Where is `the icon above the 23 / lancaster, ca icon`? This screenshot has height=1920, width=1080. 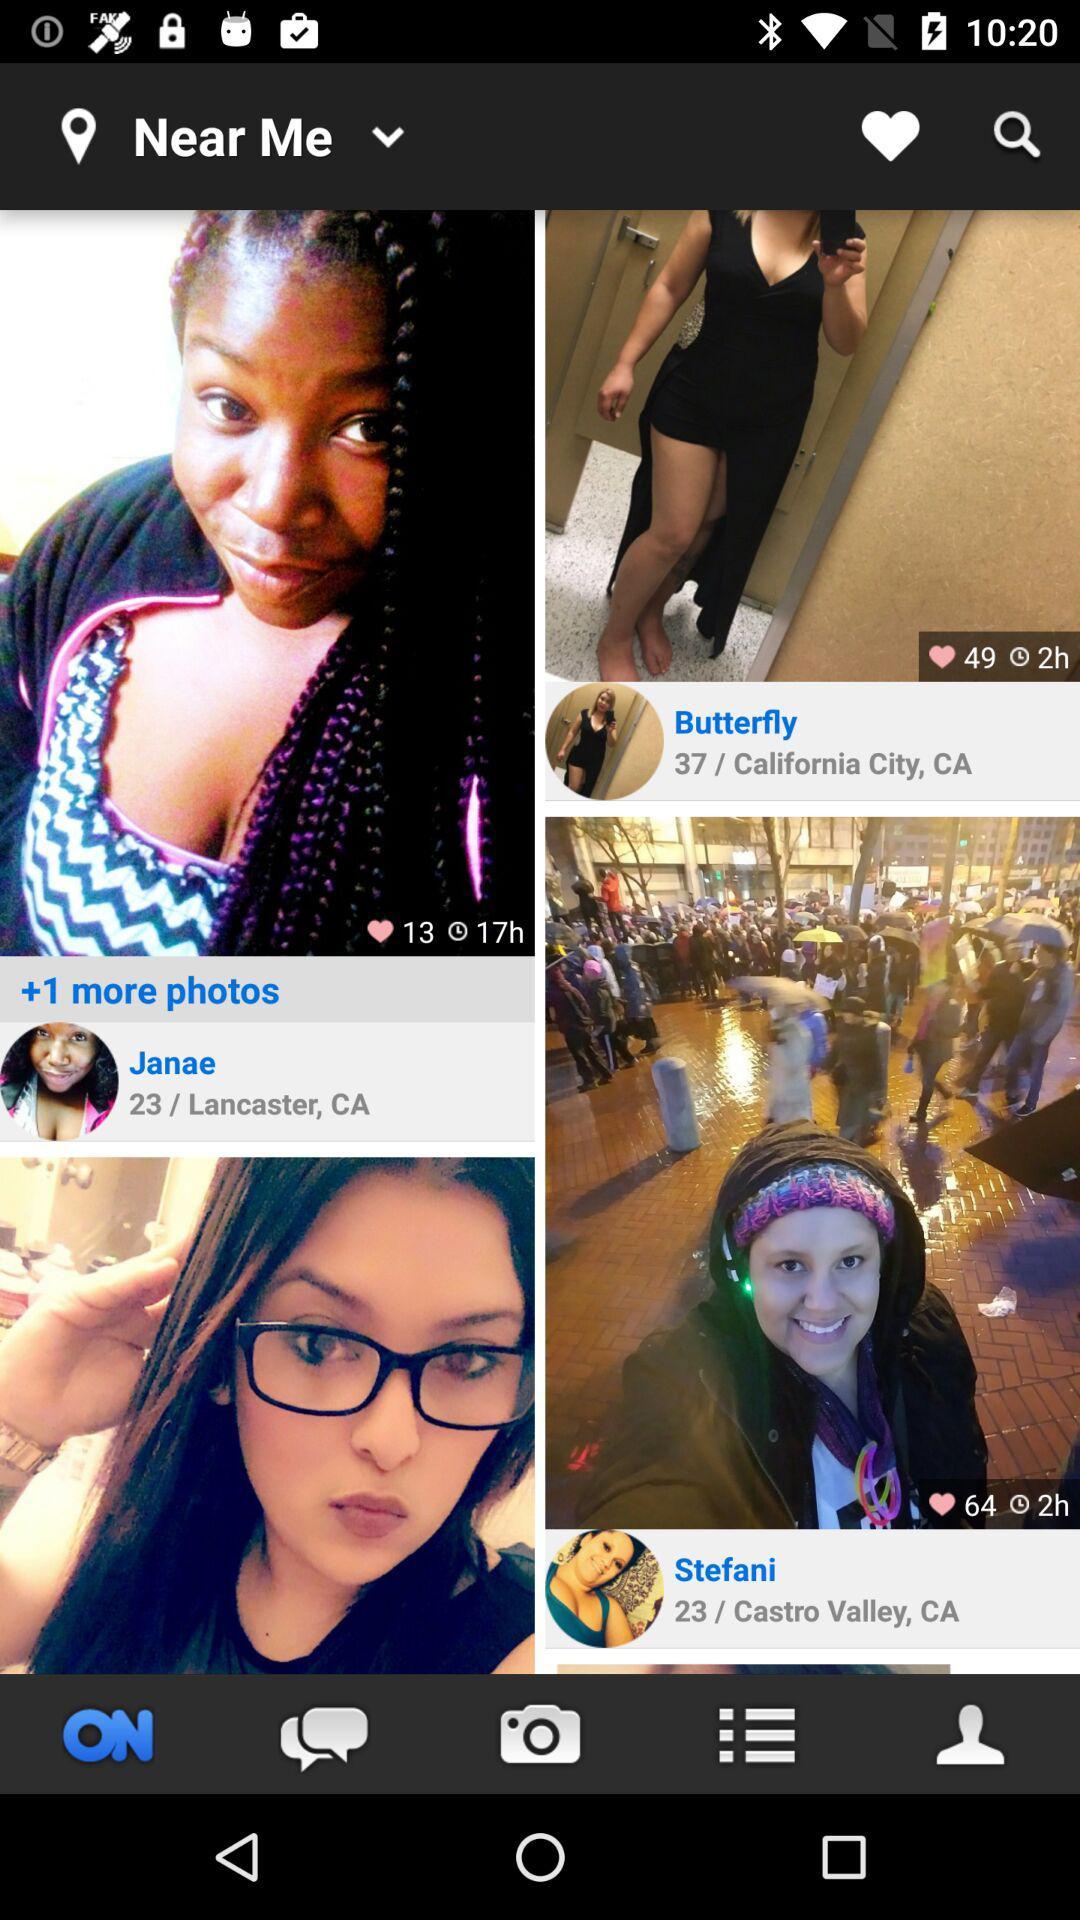 the icon above the 23 / lancaster, ca icon is located at coordinates (171, 1060).